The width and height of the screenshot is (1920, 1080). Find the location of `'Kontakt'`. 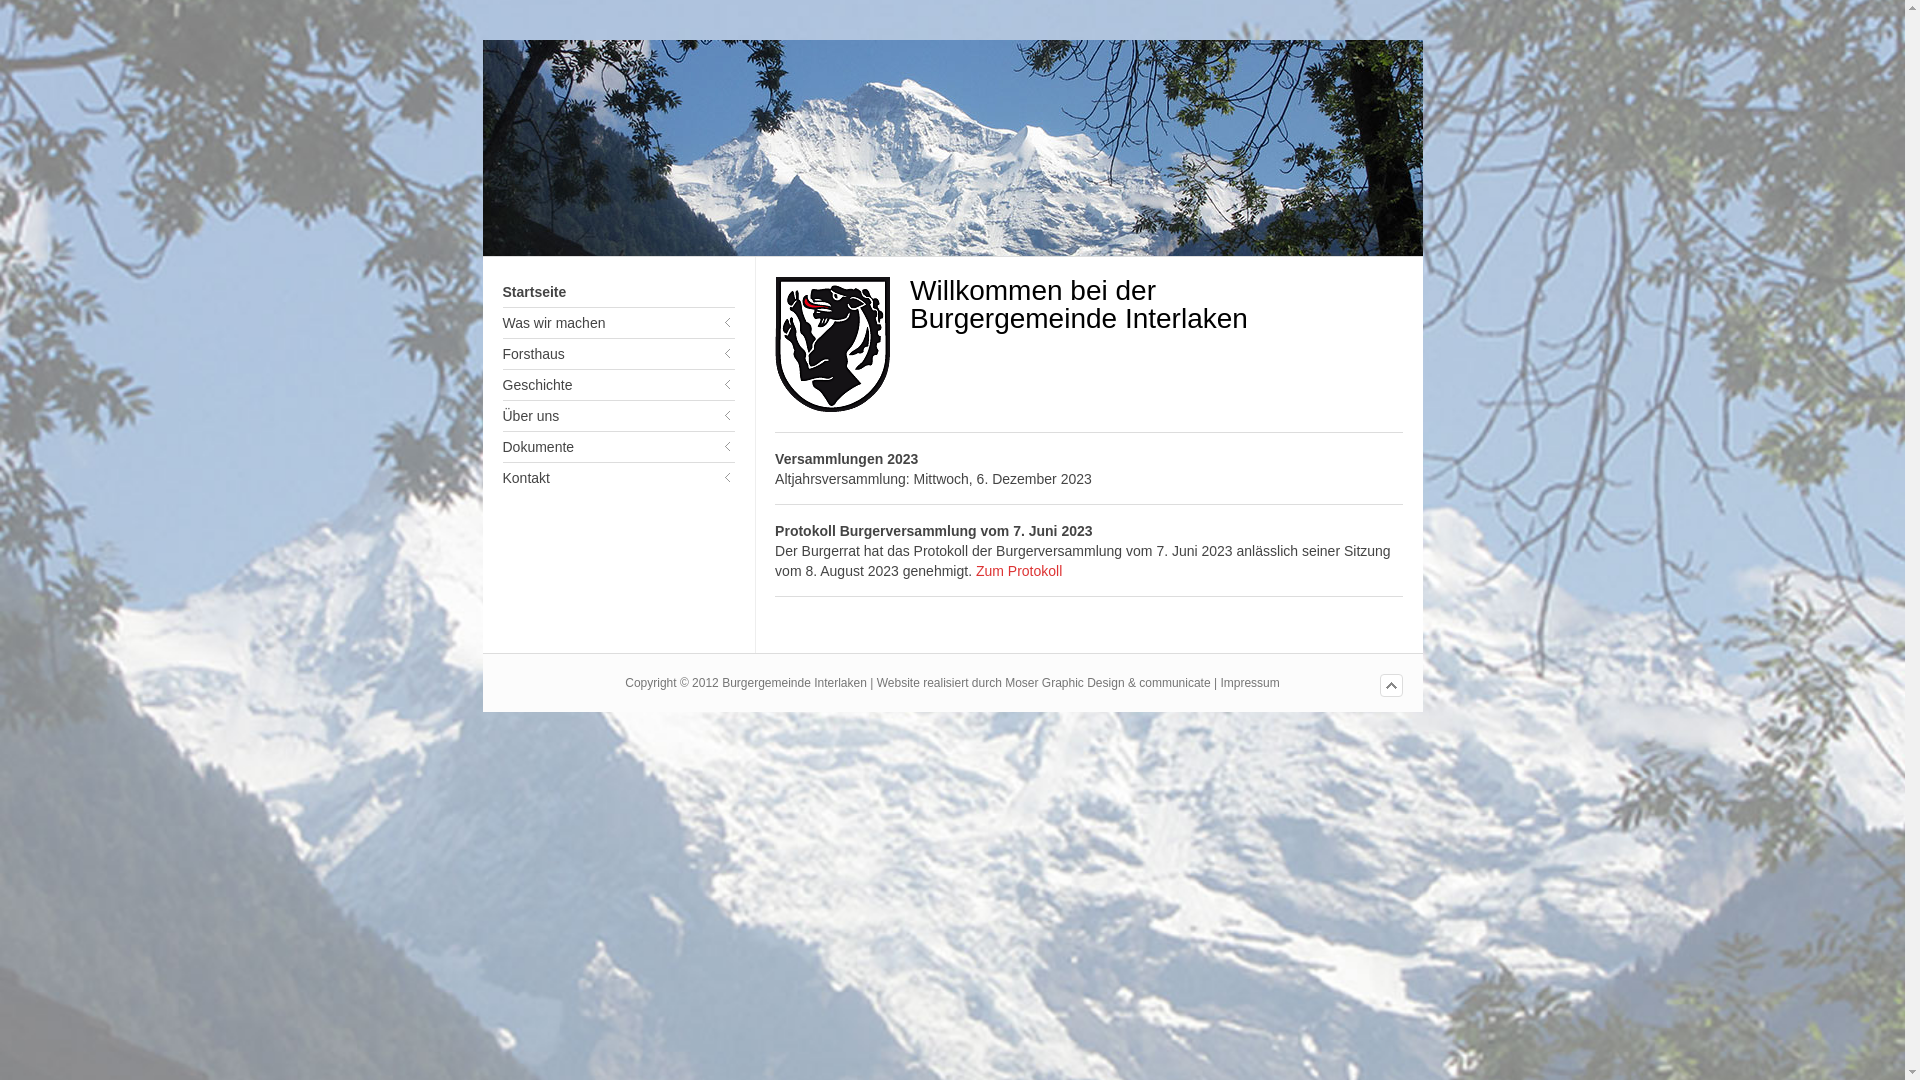

'Kontakt' is located at coordinates (617, 478).